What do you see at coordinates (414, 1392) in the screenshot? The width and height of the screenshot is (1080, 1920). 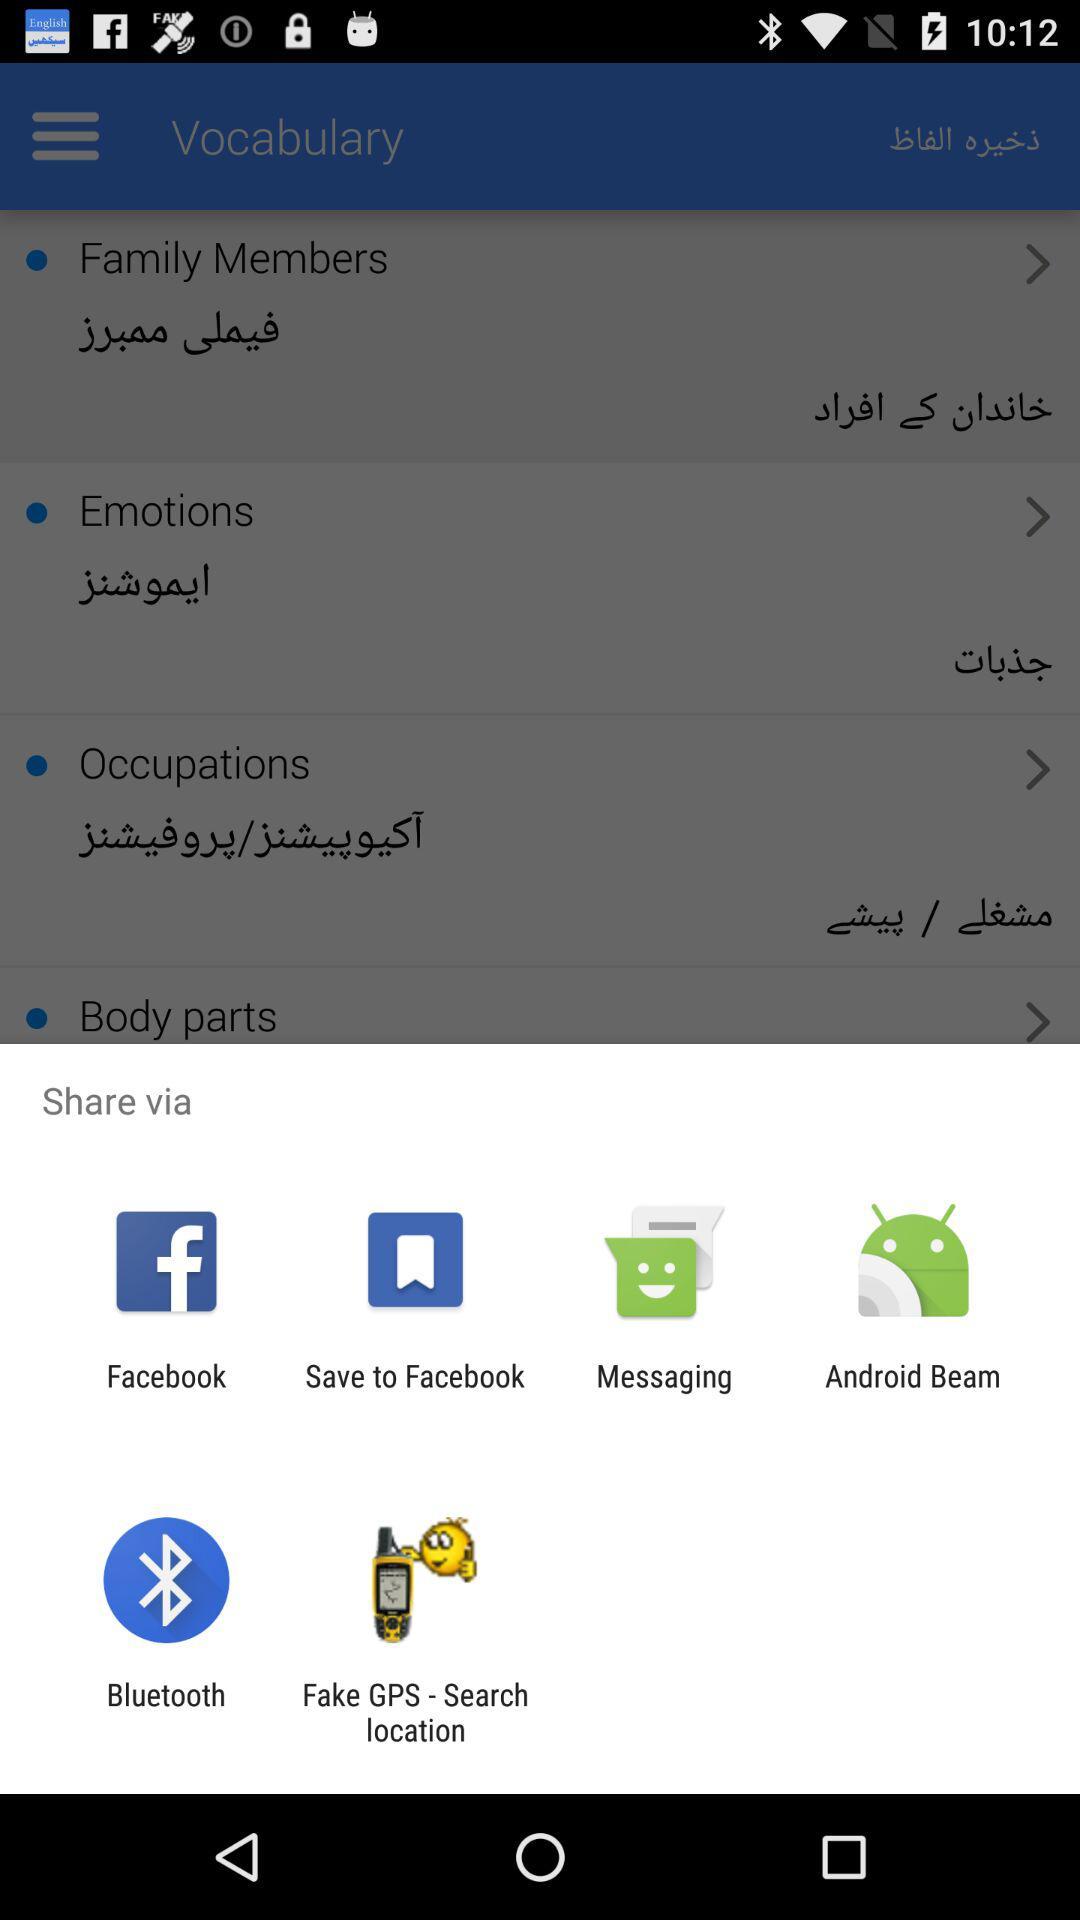 I see `save to facebook` at bounding box center [414, 1392].